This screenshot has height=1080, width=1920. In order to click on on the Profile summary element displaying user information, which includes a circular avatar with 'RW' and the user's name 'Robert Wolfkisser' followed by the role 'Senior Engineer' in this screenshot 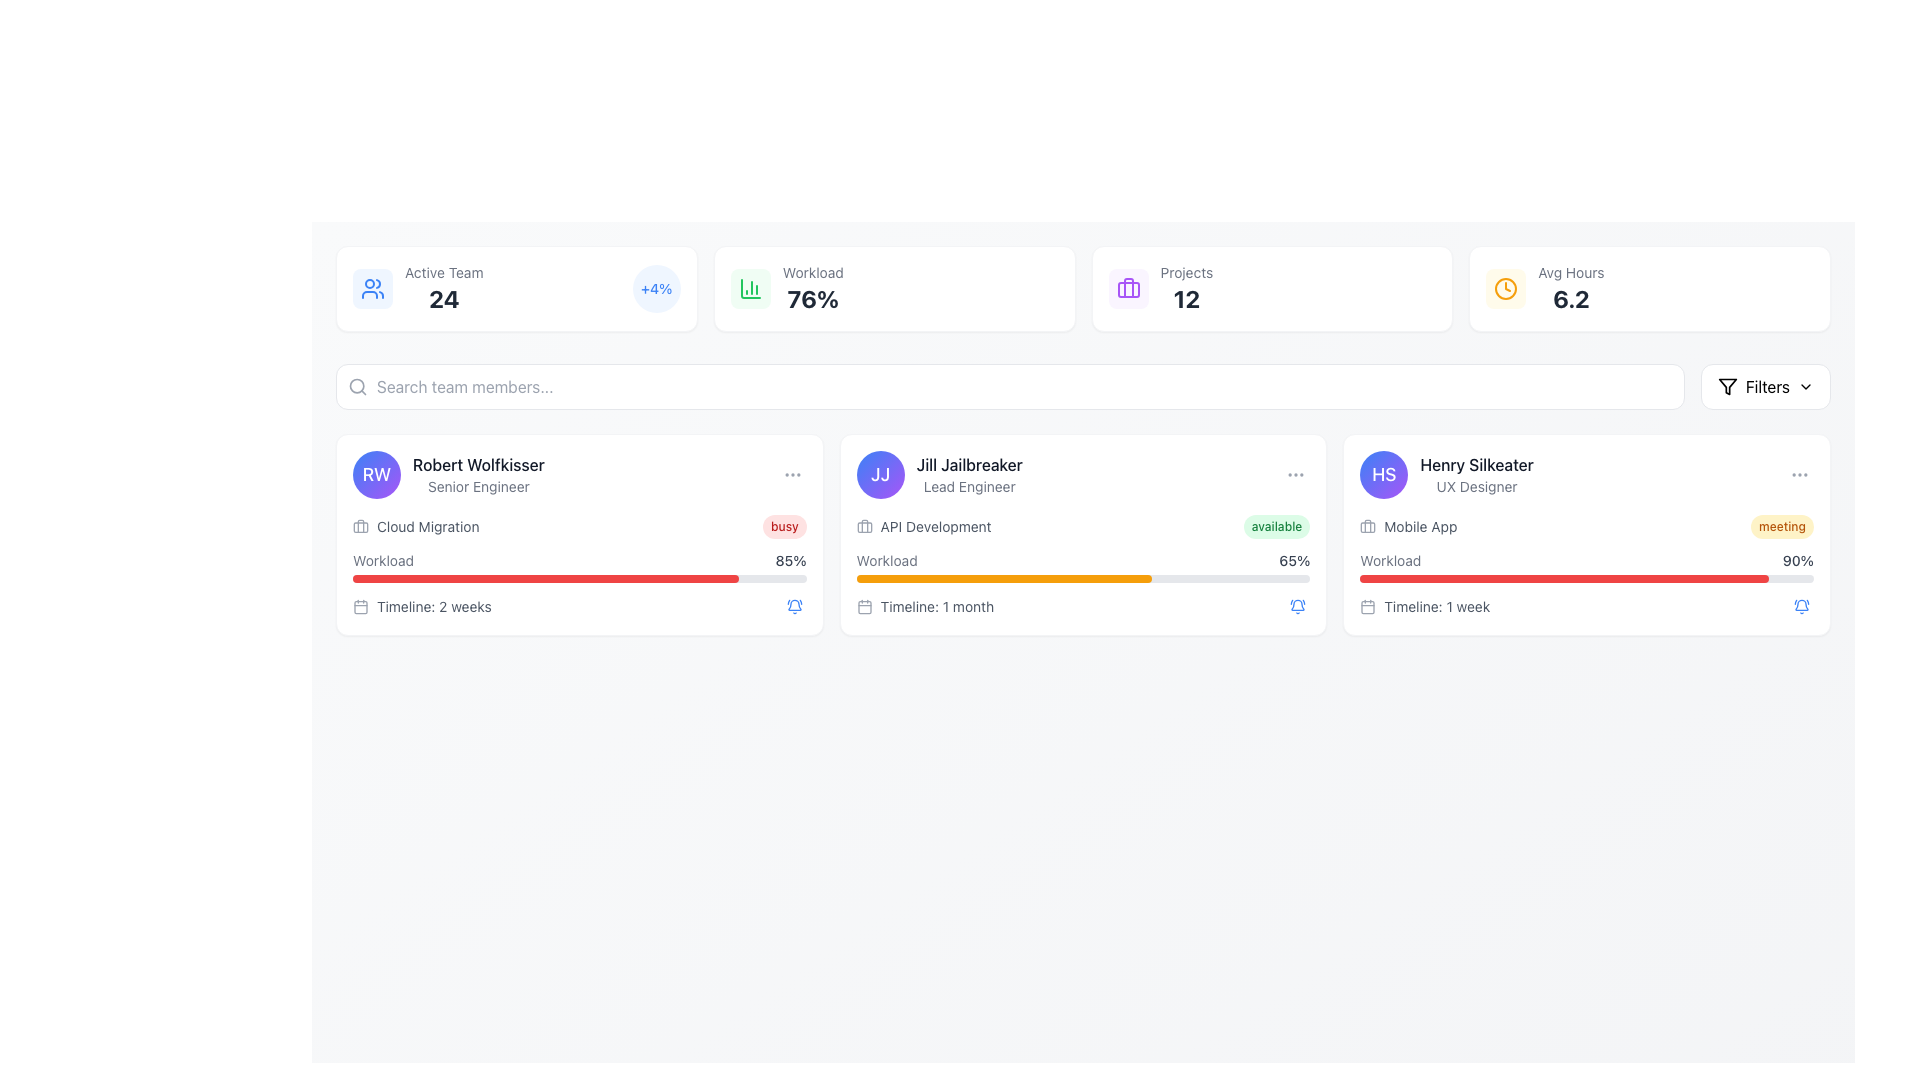, I will do `click(447, 474)`.